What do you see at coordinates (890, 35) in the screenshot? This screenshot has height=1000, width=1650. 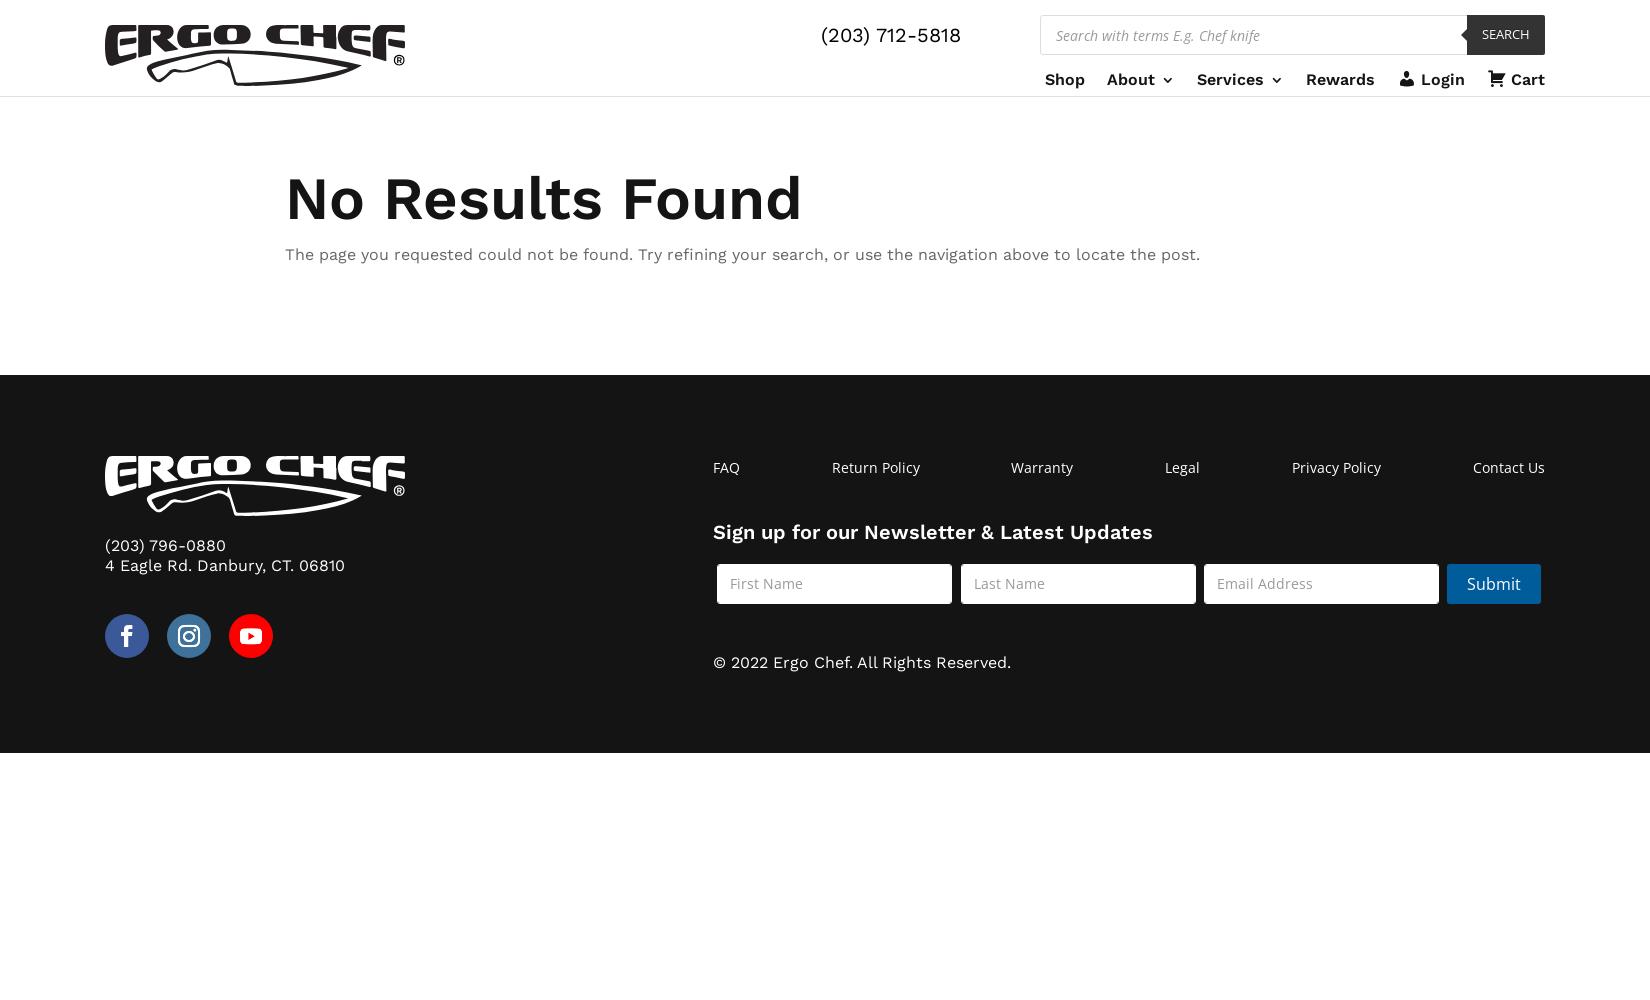 I see `'(203) 712-5818'` at bounding box center [890, 35].